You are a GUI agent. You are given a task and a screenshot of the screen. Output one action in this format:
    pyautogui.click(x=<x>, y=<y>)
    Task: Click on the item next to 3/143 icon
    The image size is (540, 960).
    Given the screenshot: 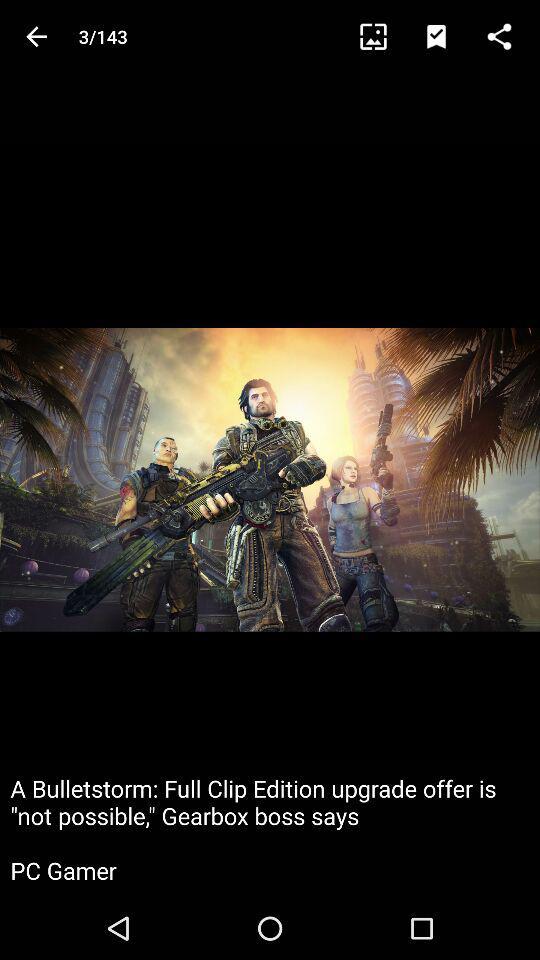 What is the action you would take?
    pyautogui.click(x=382, y=35)
    